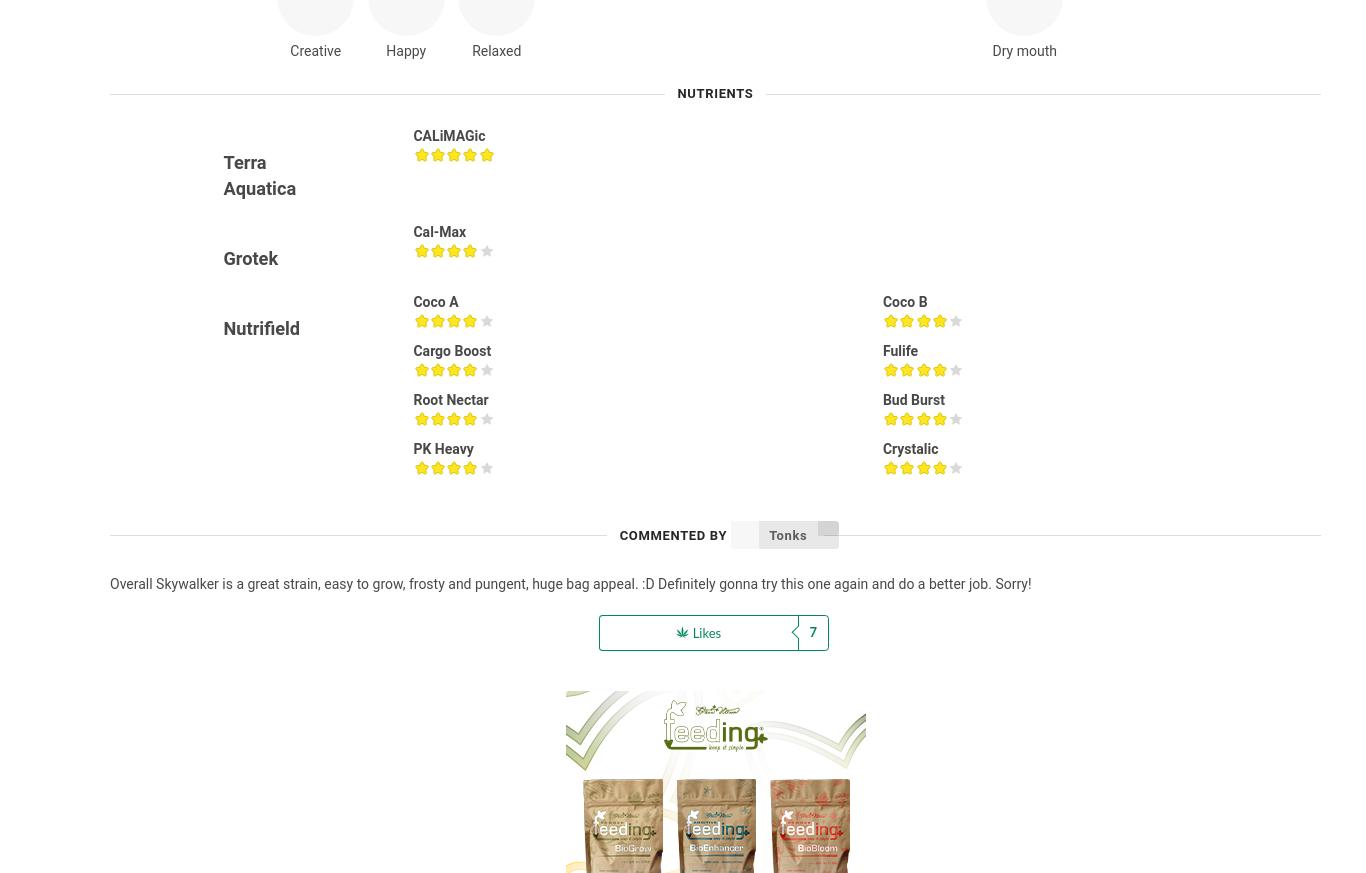 This screenshot has height=873, width=1366. Describe the element at coordinates (812, 632) in the screenshot. I see `'7'` at that location.